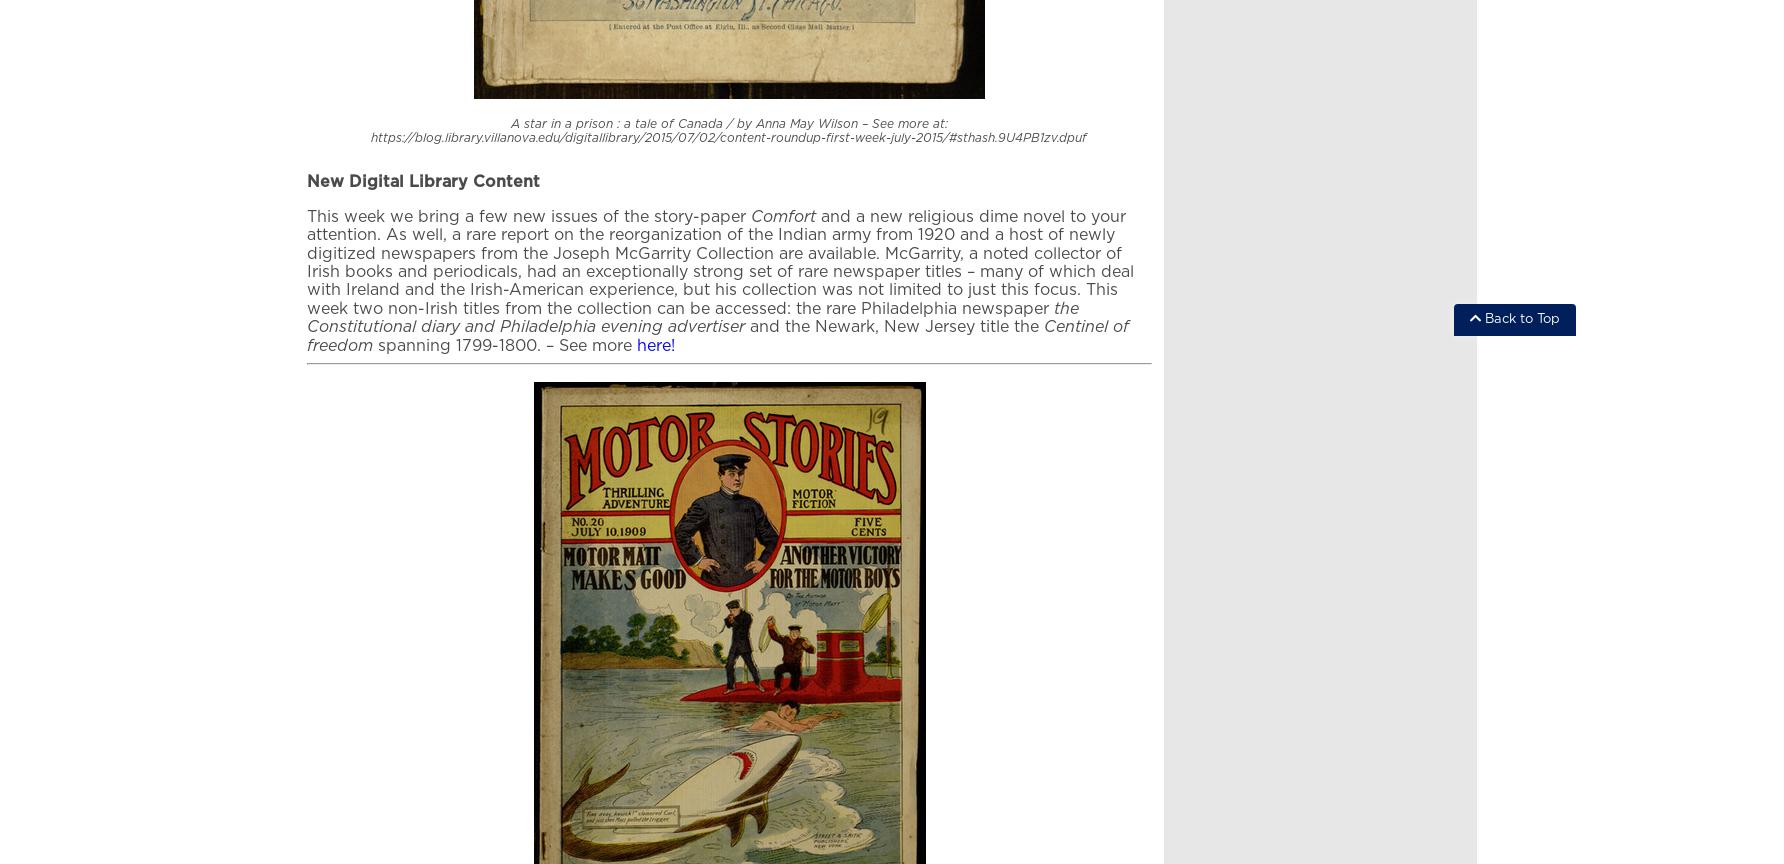  Describe the element at coordinates (718, 335) in the screenshot. I see `'Centinel of freedom'` at that location.